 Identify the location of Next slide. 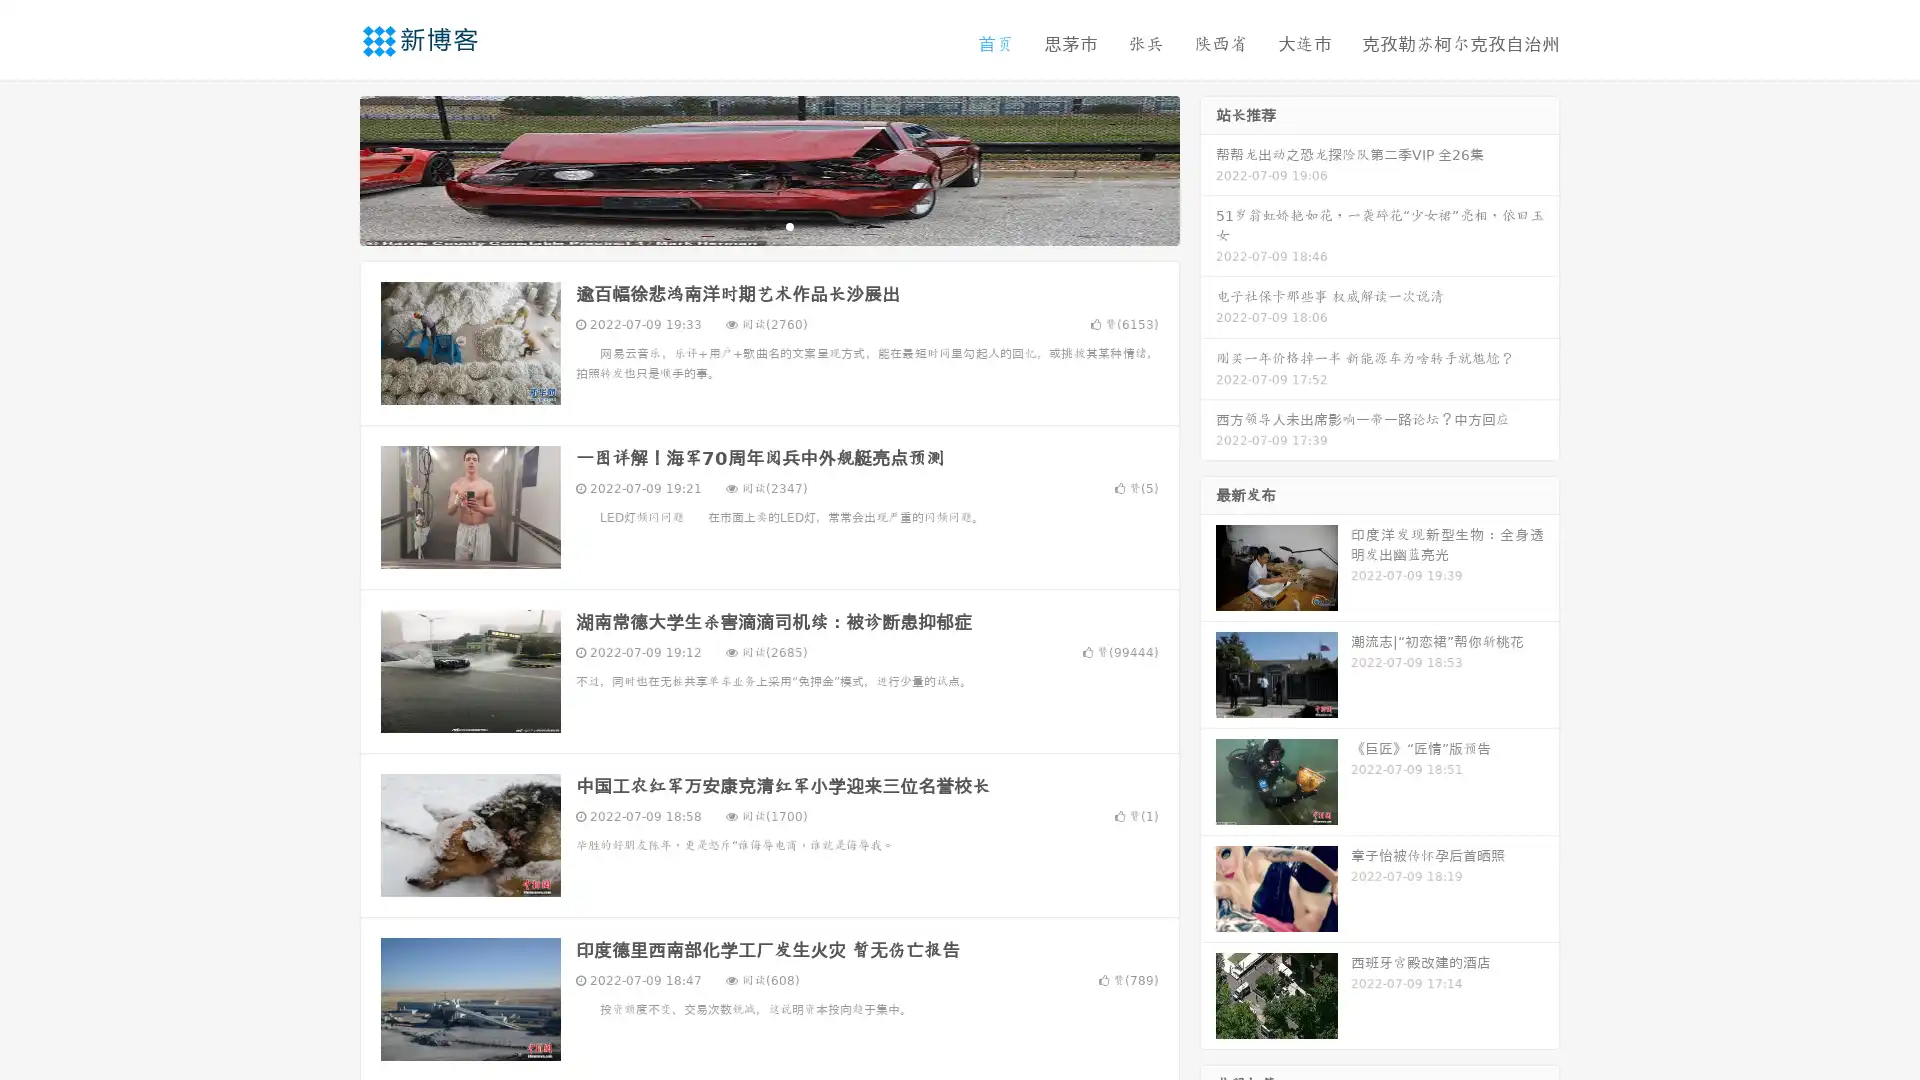
(1208, 168).